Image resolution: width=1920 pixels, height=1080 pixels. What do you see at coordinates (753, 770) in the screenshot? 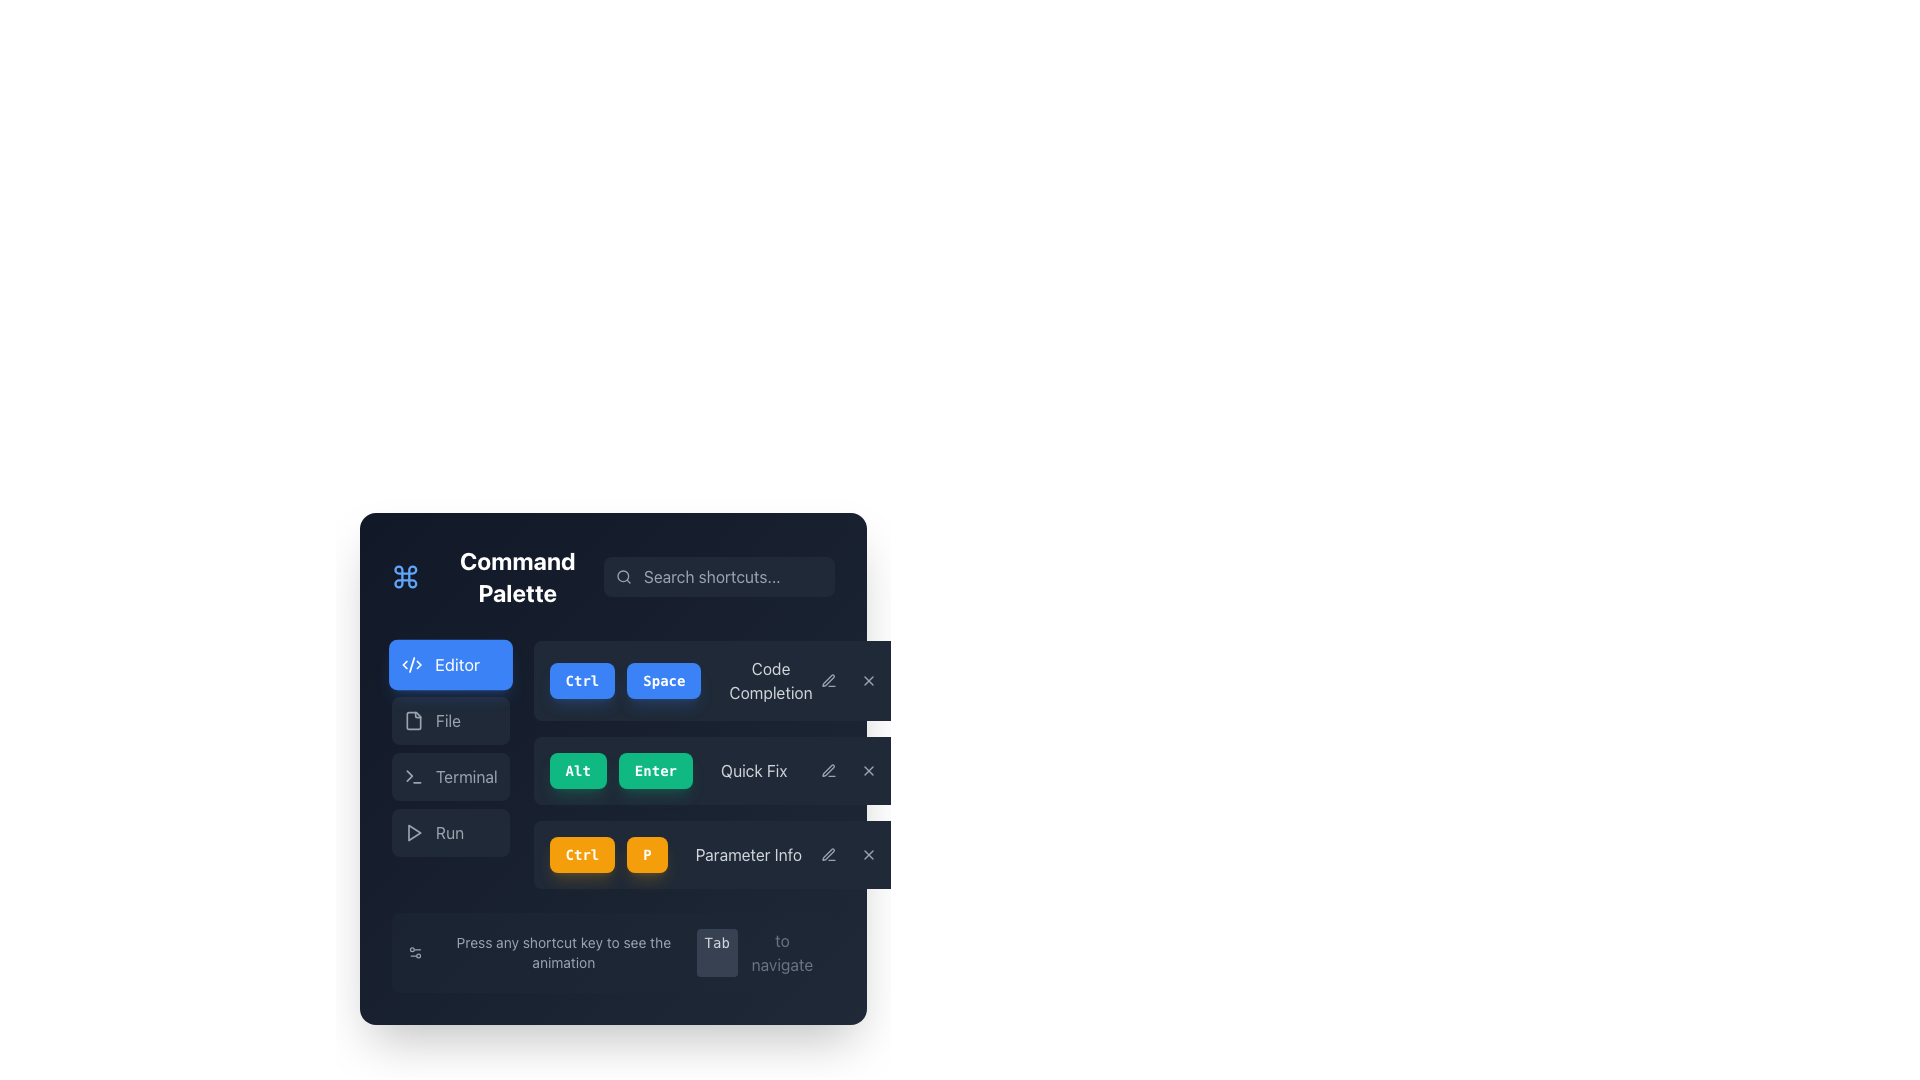
I see `the 'Quick Fix' text label, which is displayed in light gray and positioned to the right of the 'Alt' and 'Enter' buttons within the Command Palette UI layout` at bounding box center [753, 770].